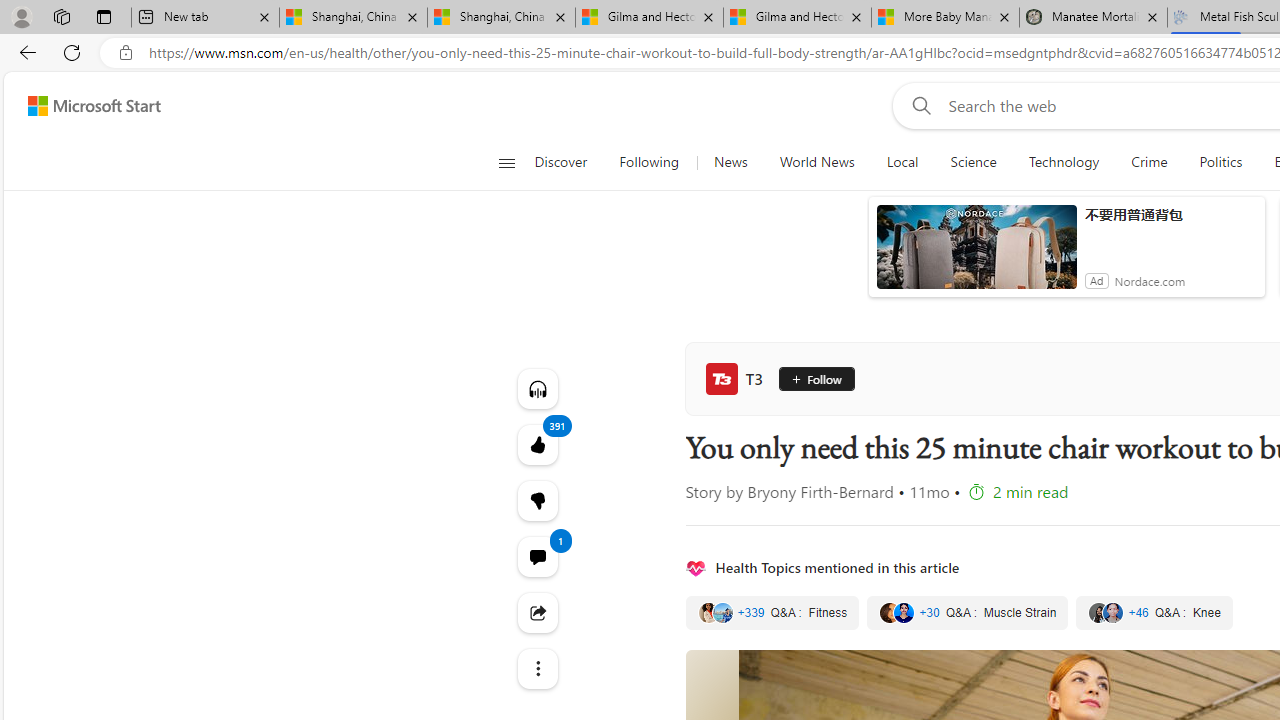 The image size is (1280, 720). I want to click on 'Politics', so click(1220, 162).